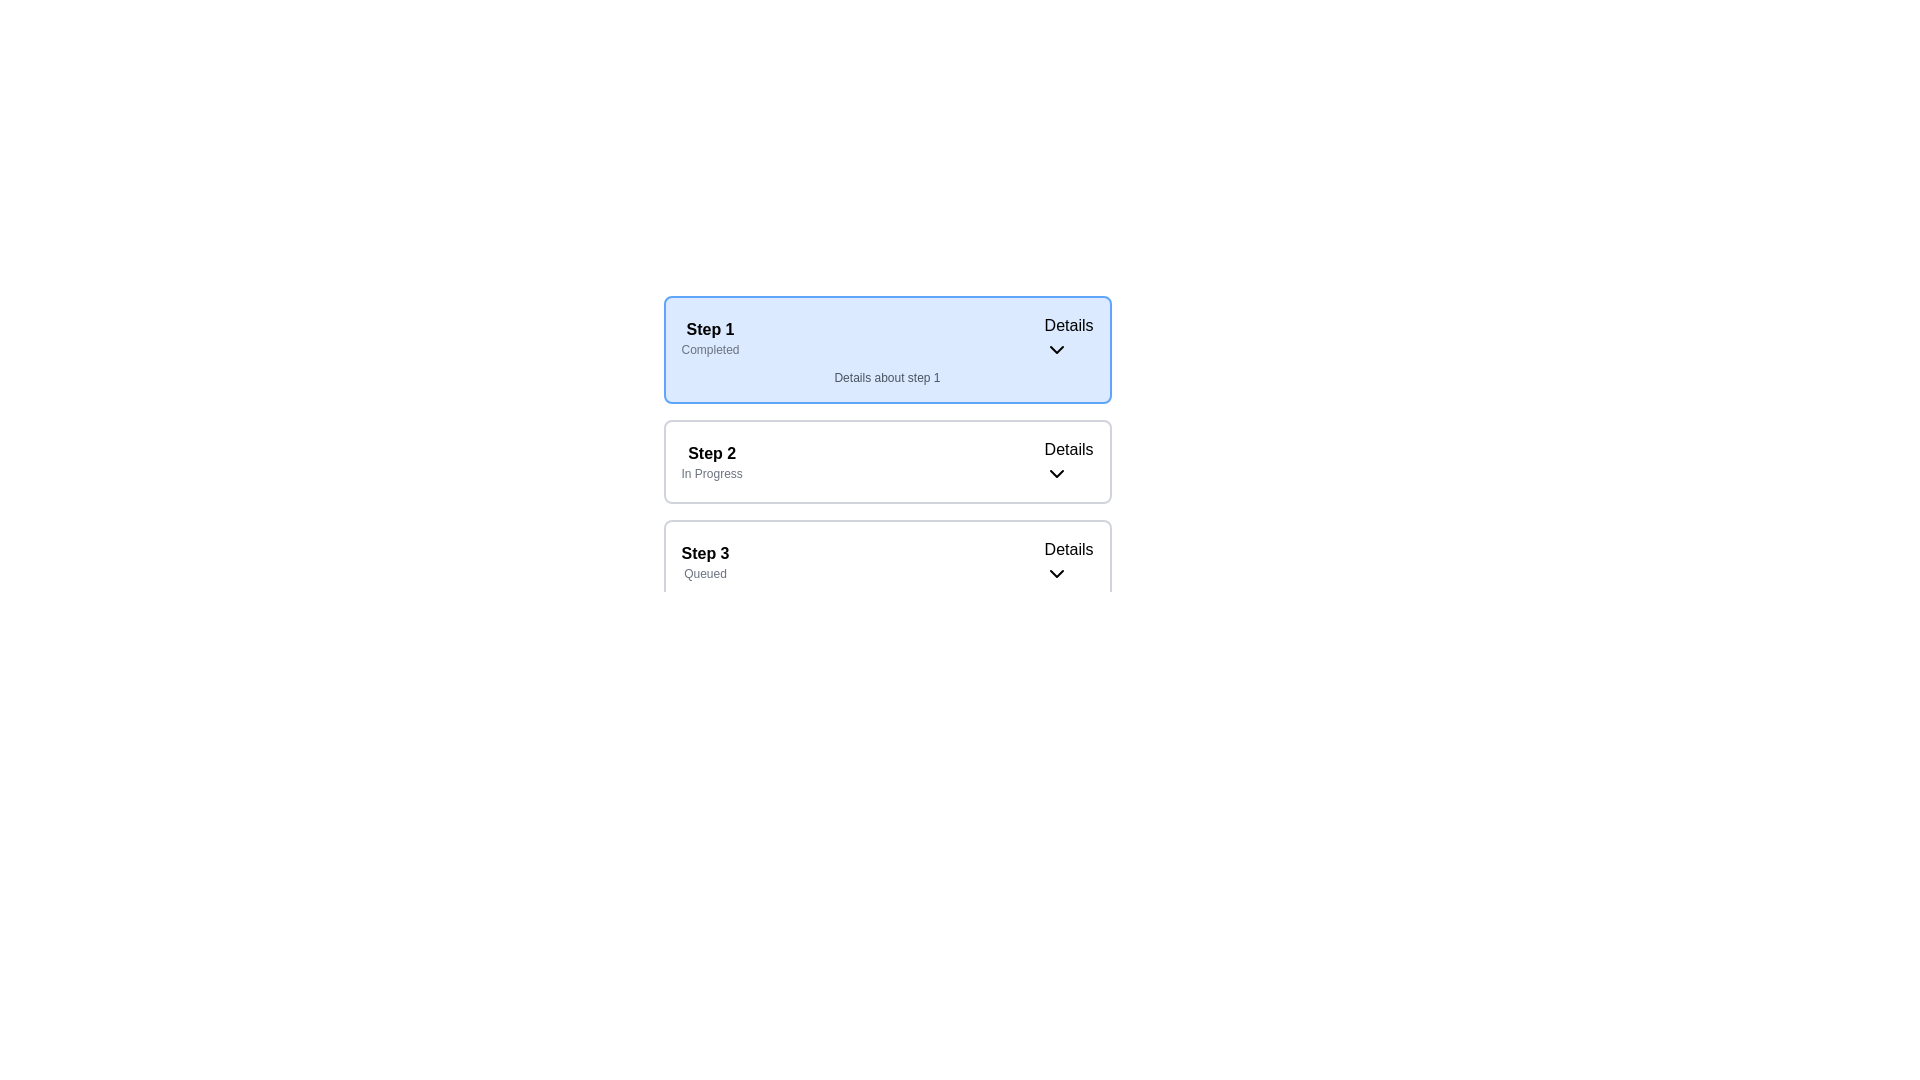 The height and width of the screenshot is (1080, 1920). I want to click on the interactive card representing Step 3 ('Queued'), so click(886, 562).